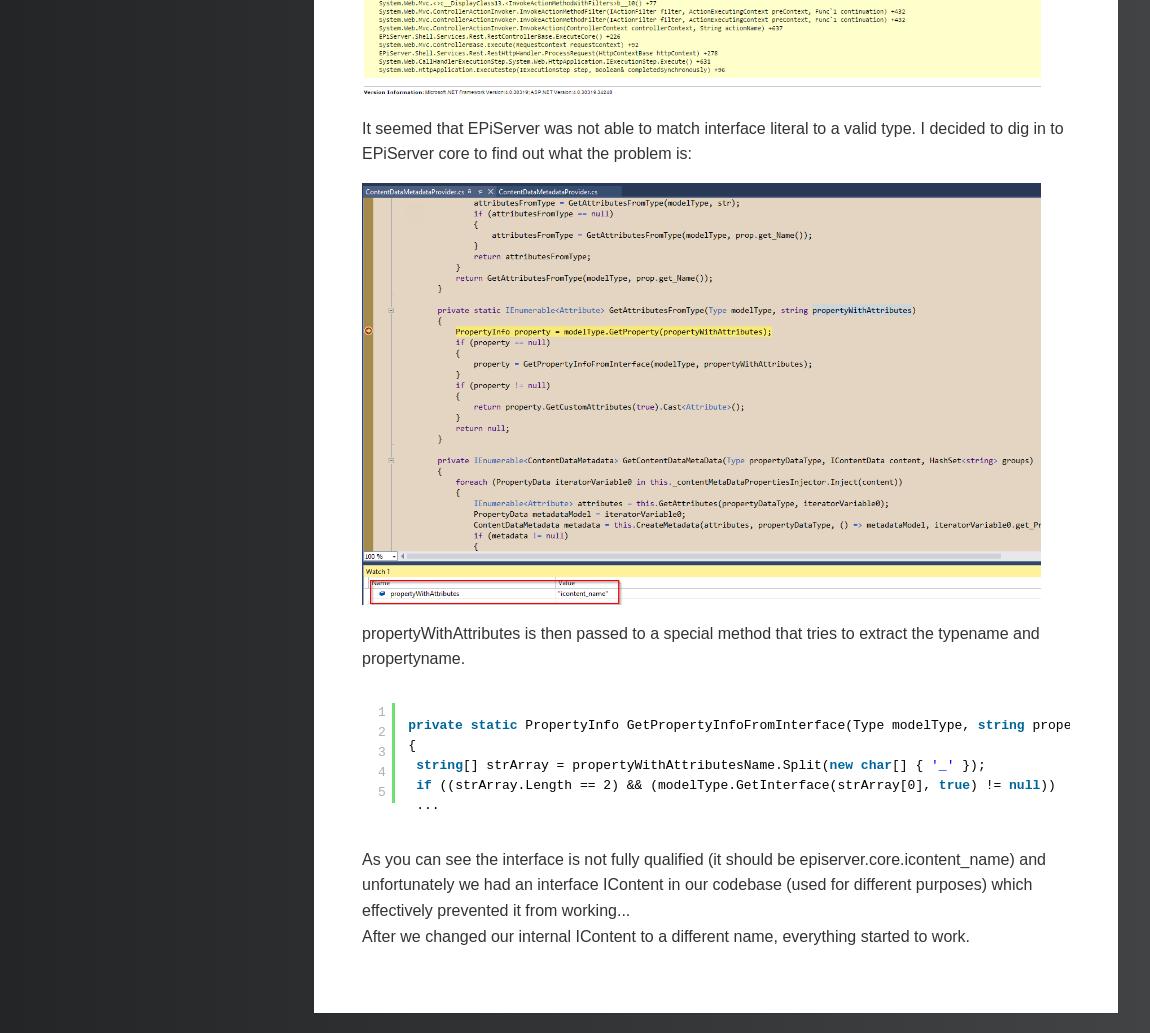 The width and height of the screenshot is (1150, 1033). Describe the element at coordinates (711, 140) in the screenshot. I see `'It seemed that EPiServer was not able to match interface literal to a valid type. I decided to dig in to EPiServer core to find out what the problem is:'` at that location.